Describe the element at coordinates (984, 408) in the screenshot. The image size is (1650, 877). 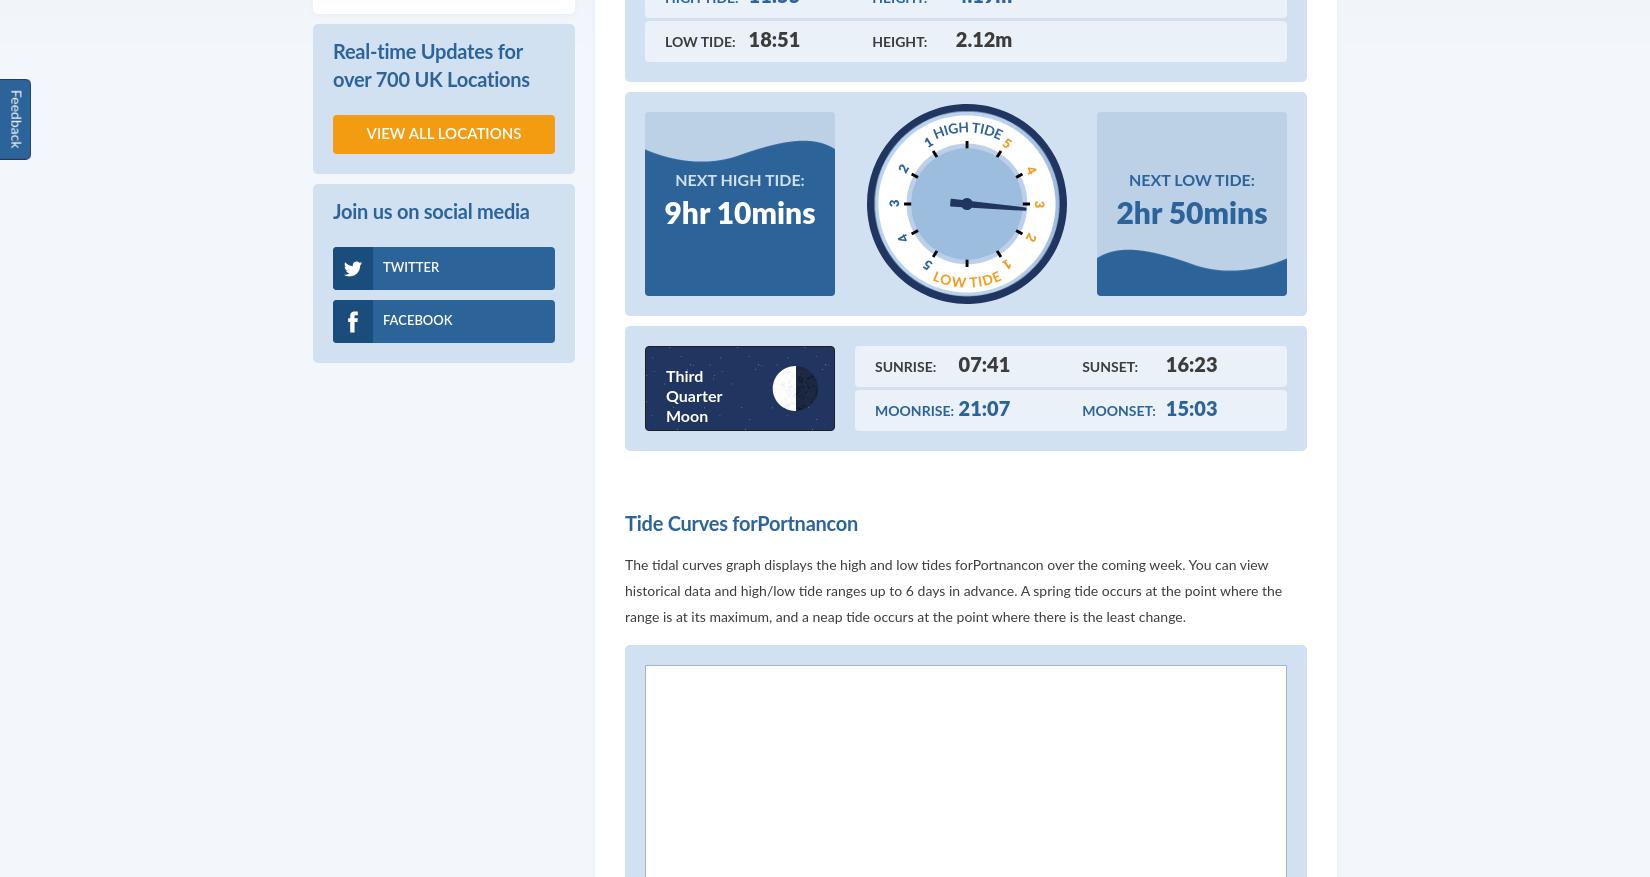
I see `'21:07'` at that location.